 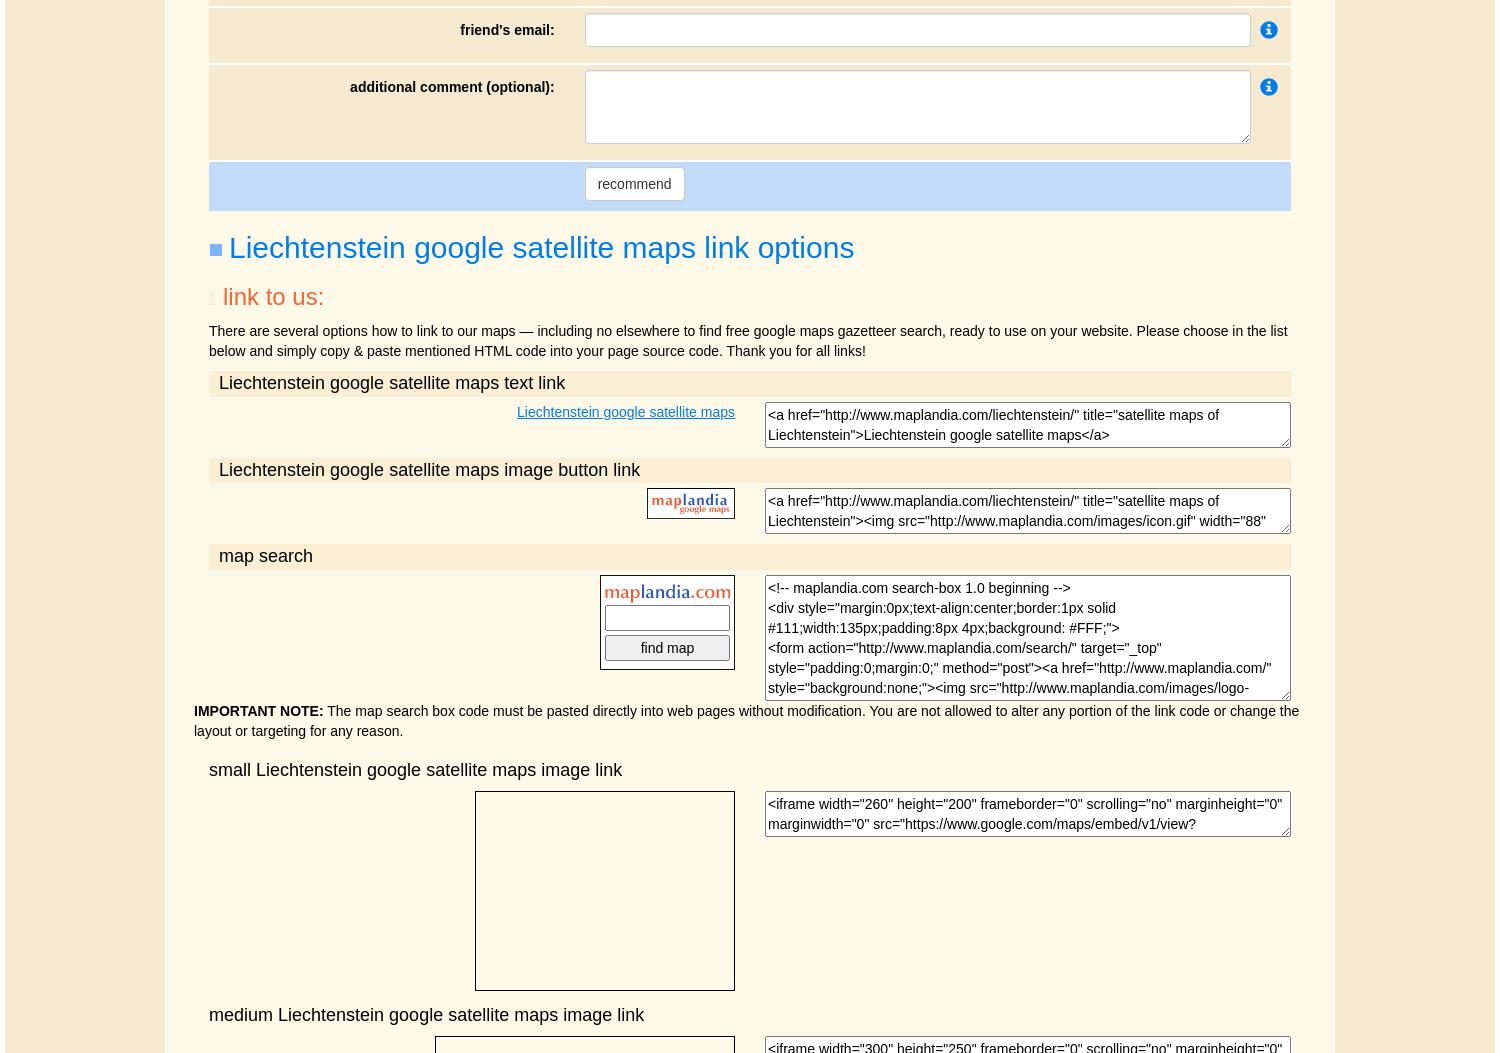 What do you see at coordinates (747, 339) in the screenshot?
I see `'There are several options how to link to our maps — including no elsewhere to find free google maps gazetteer search, ready to use on your website. Please choose in the list below and simply copy & paste mentioned HTML code into your page source code. Thank you for all links!'` at bounding box center [747, 339].